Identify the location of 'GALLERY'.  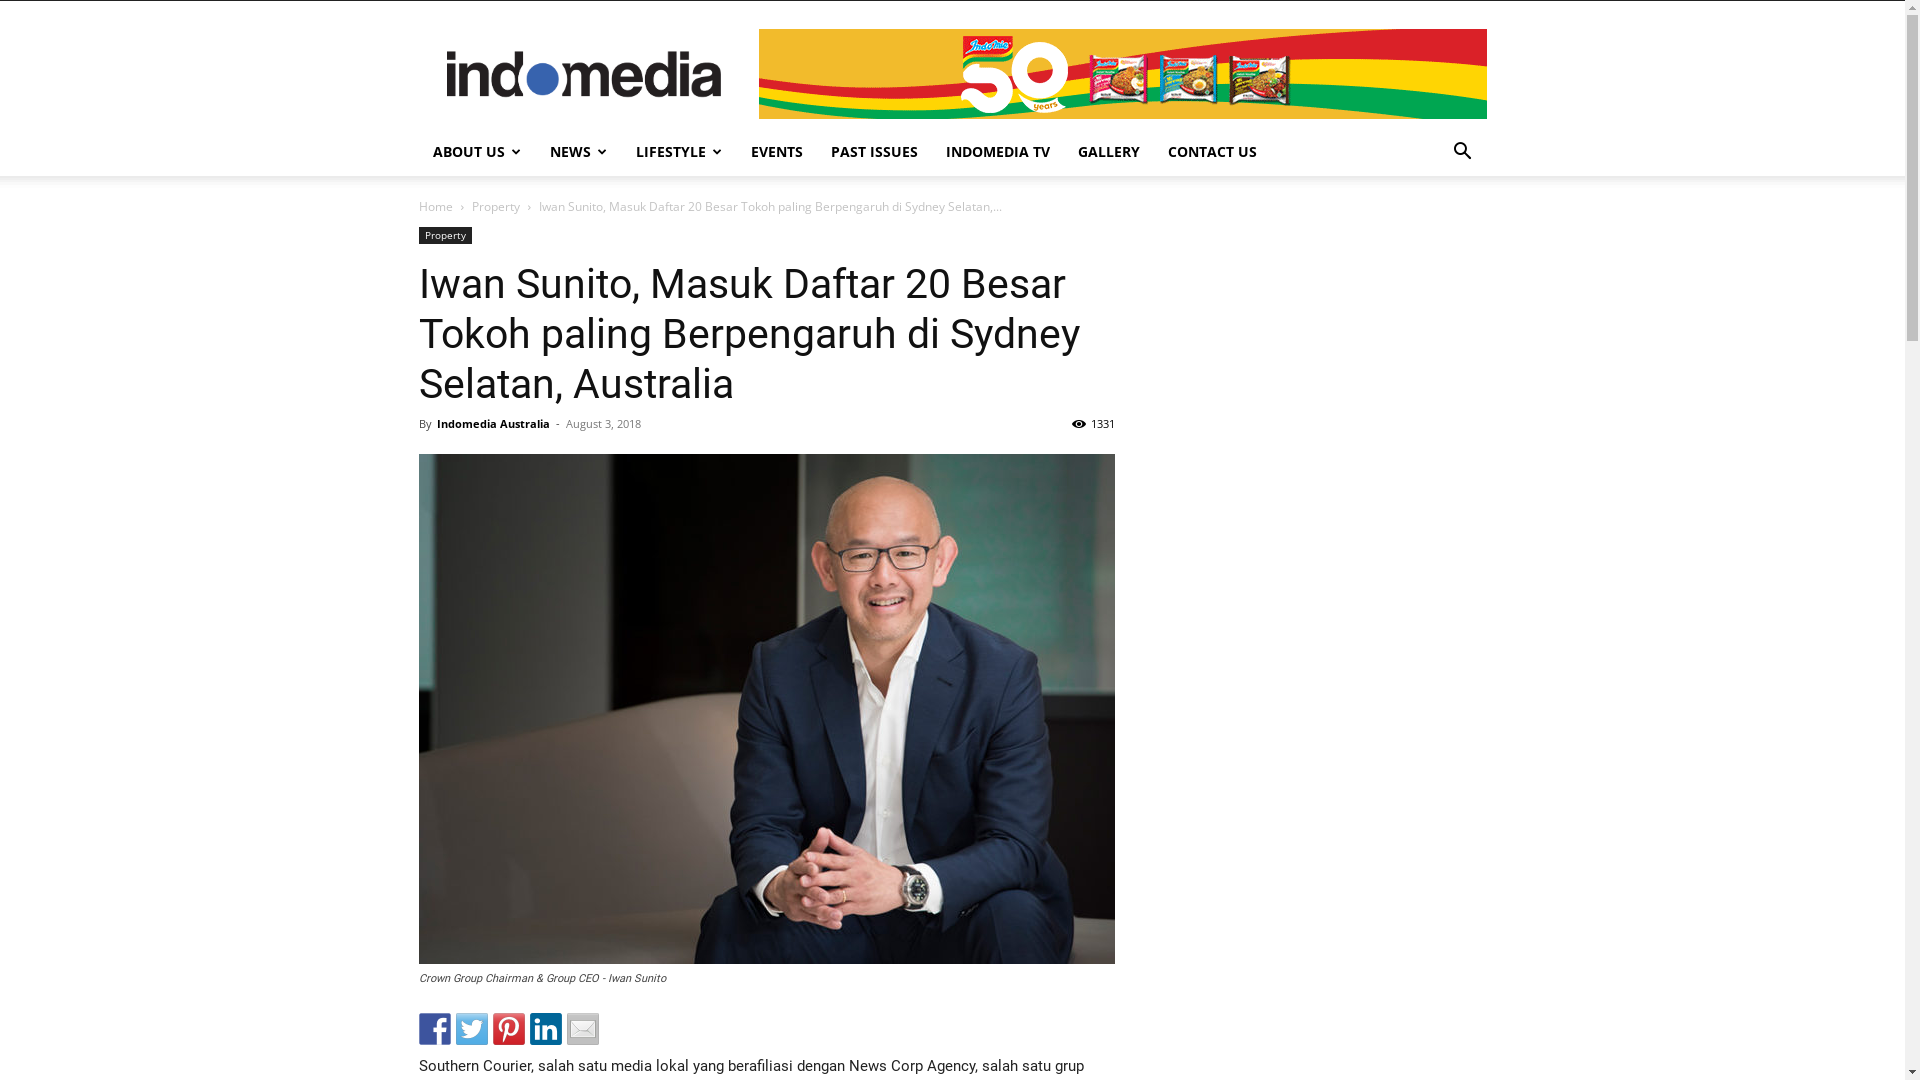
(1107, 150).